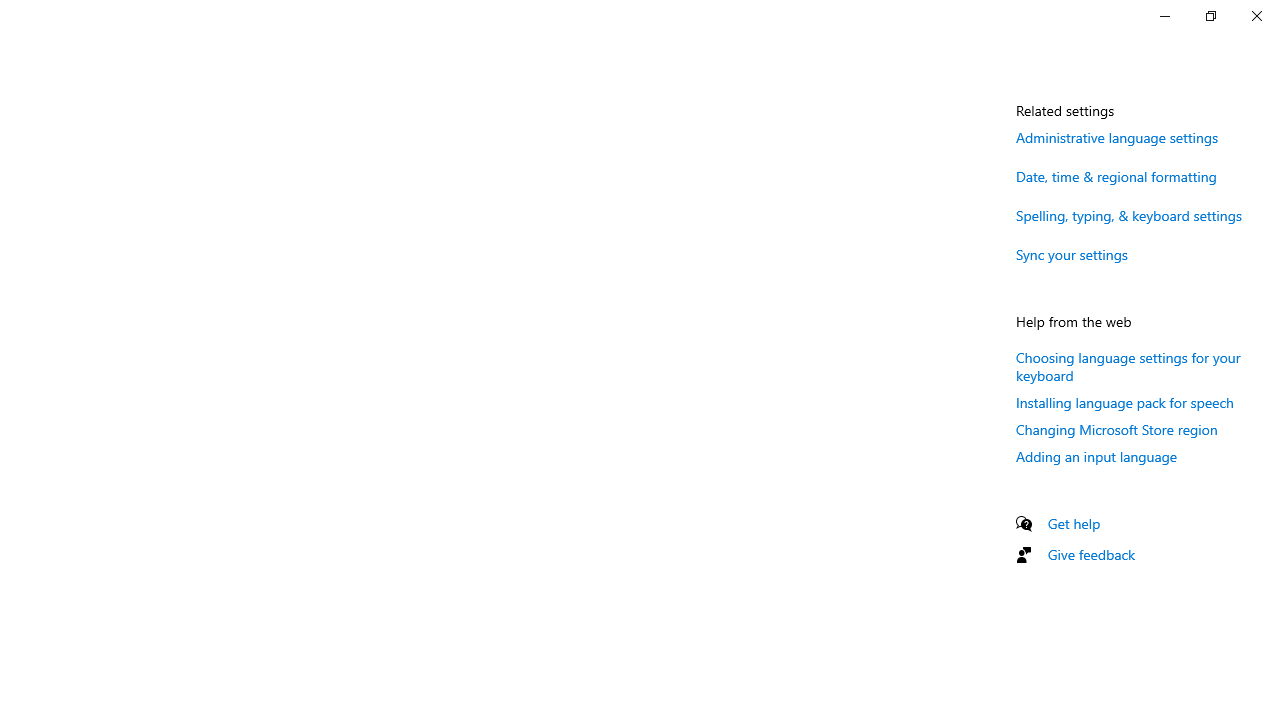 This screenshot has height=720, width=1280. What do you see at coordinates (1095, 456) in the screenshot?
I see `'Adding an input language'` at bounding box center [1095, 456].